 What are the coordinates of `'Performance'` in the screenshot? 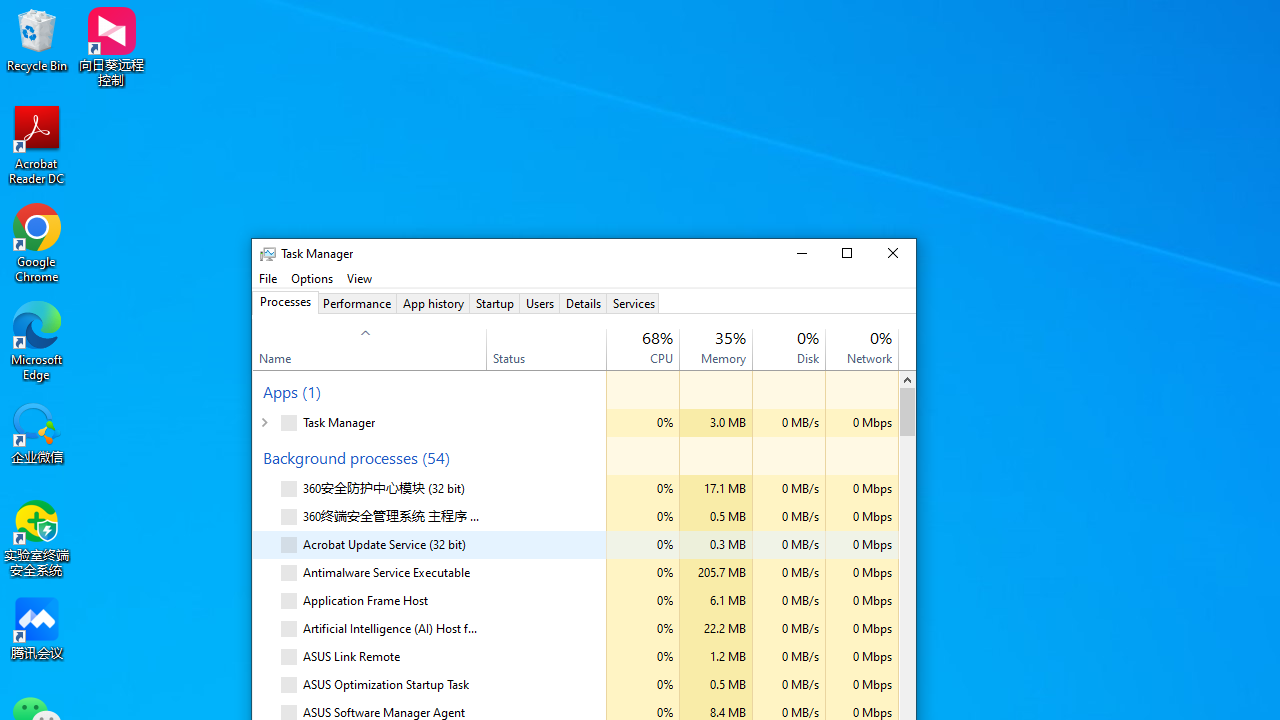 It's located at (357, 303).